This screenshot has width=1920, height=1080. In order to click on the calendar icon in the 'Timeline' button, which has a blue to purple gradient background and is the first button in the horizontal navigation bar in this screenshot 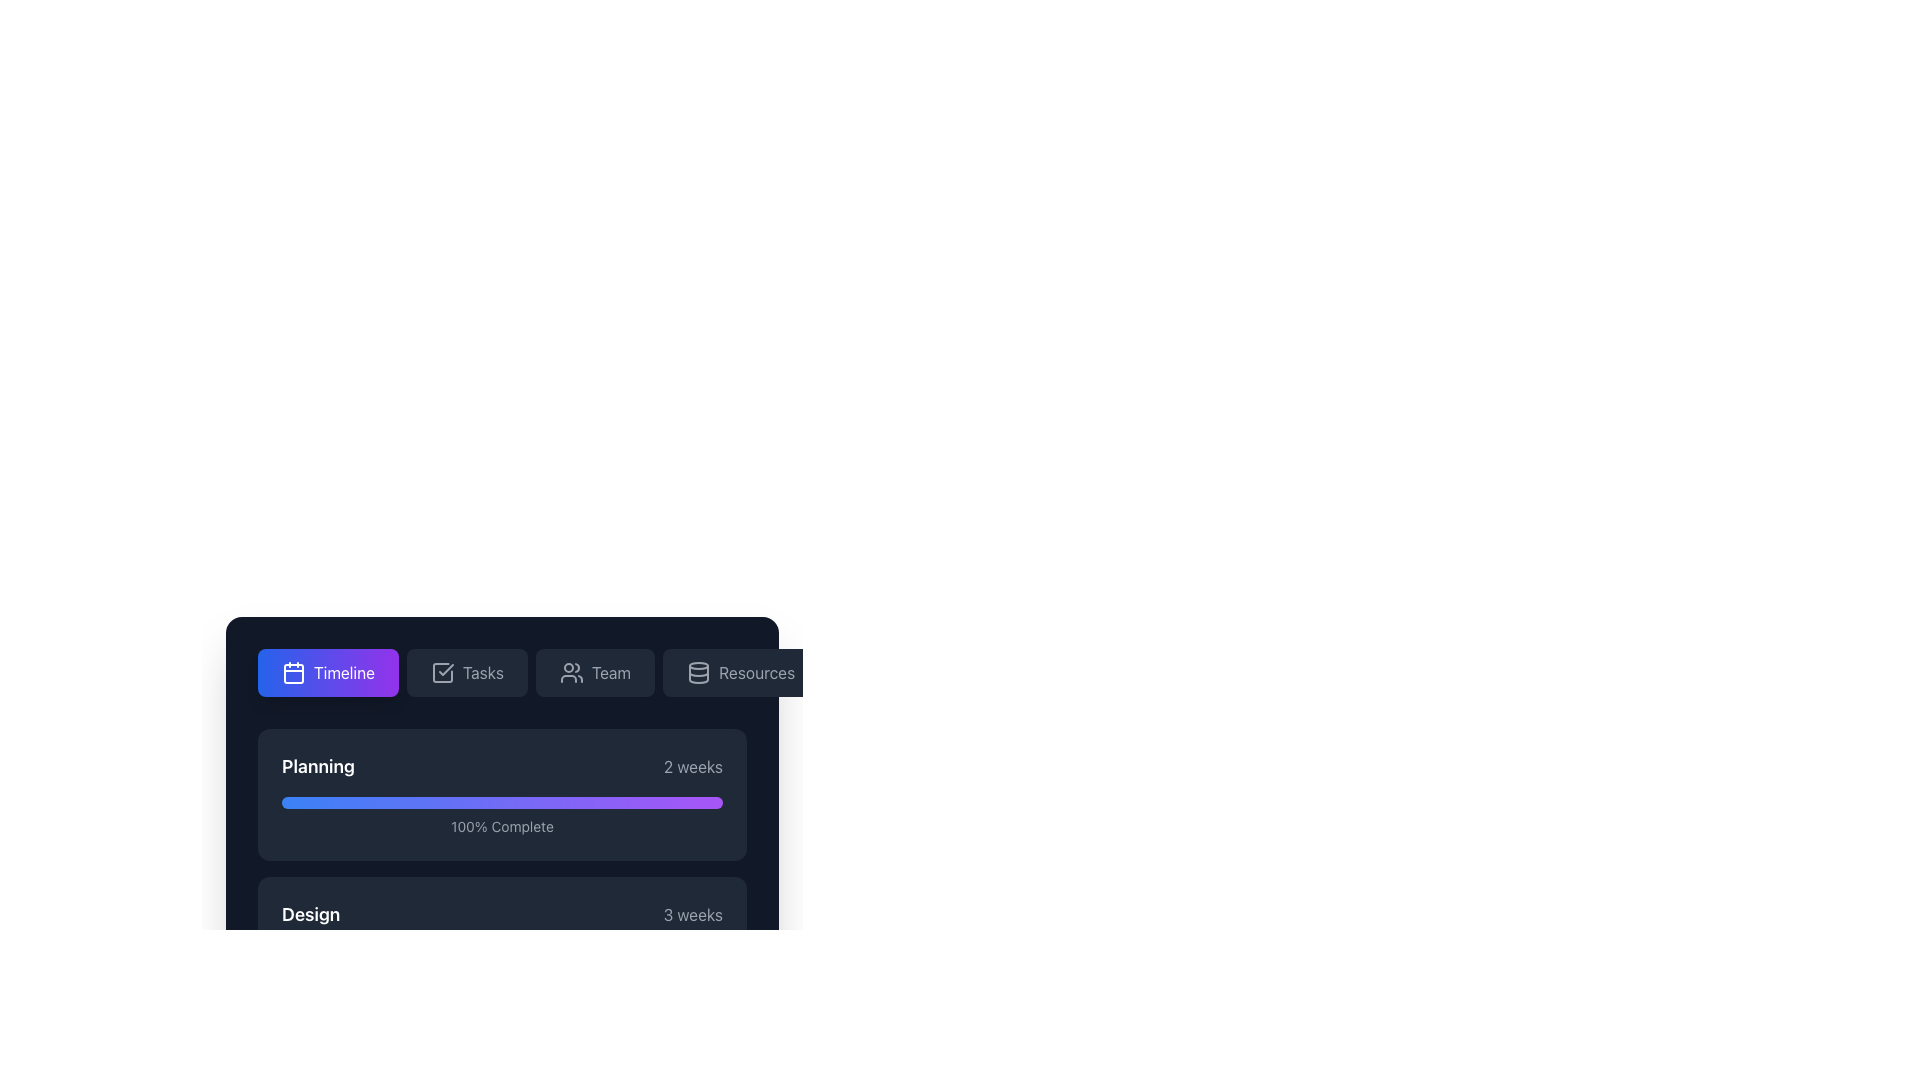, I will do `click(292, 672)`.